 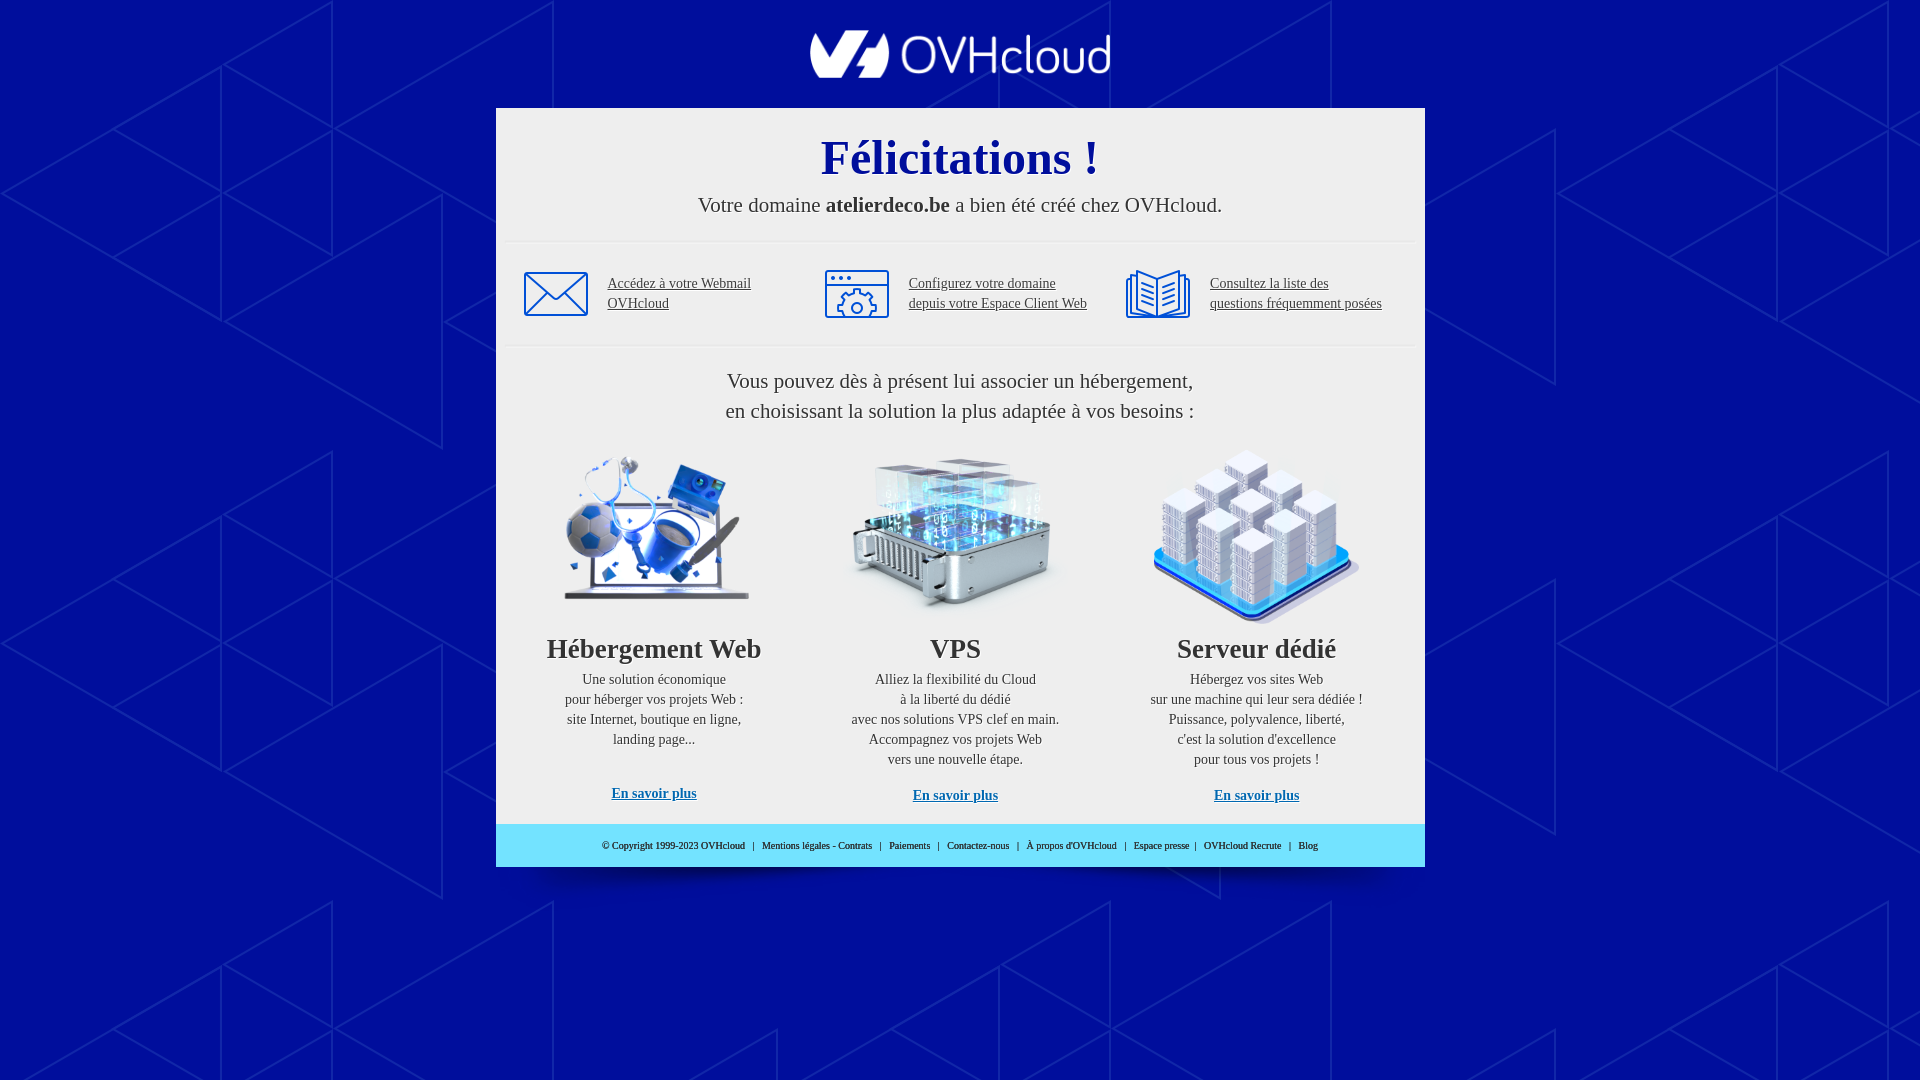 I want to click on 'En savoir plus', so click(x=653, y=792).